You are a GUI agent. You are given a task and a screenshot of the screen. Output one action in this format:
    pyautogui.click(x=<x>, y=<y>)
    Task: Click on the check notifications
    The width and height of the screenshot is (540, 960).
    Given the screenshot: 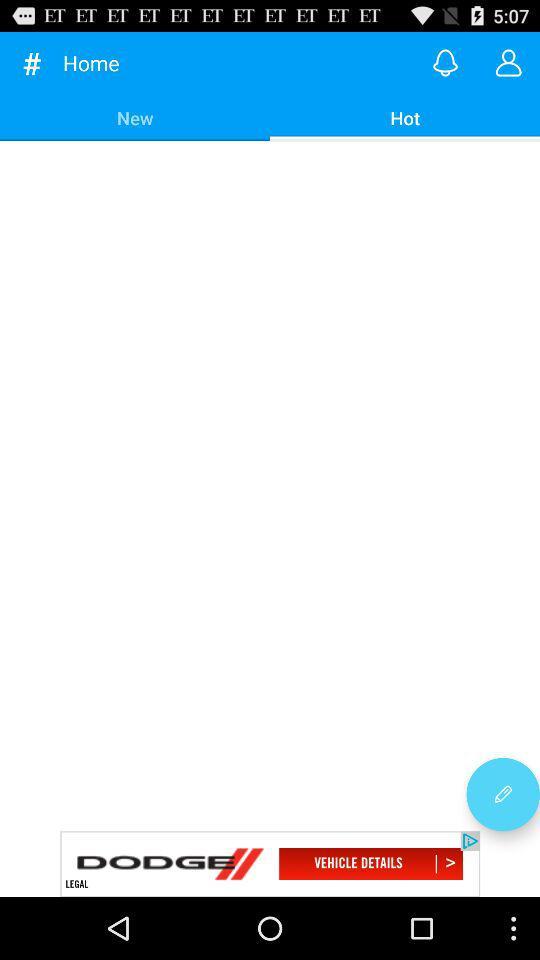 What is the action you would take?
    pyautogui.click(x=445, y=62)
    